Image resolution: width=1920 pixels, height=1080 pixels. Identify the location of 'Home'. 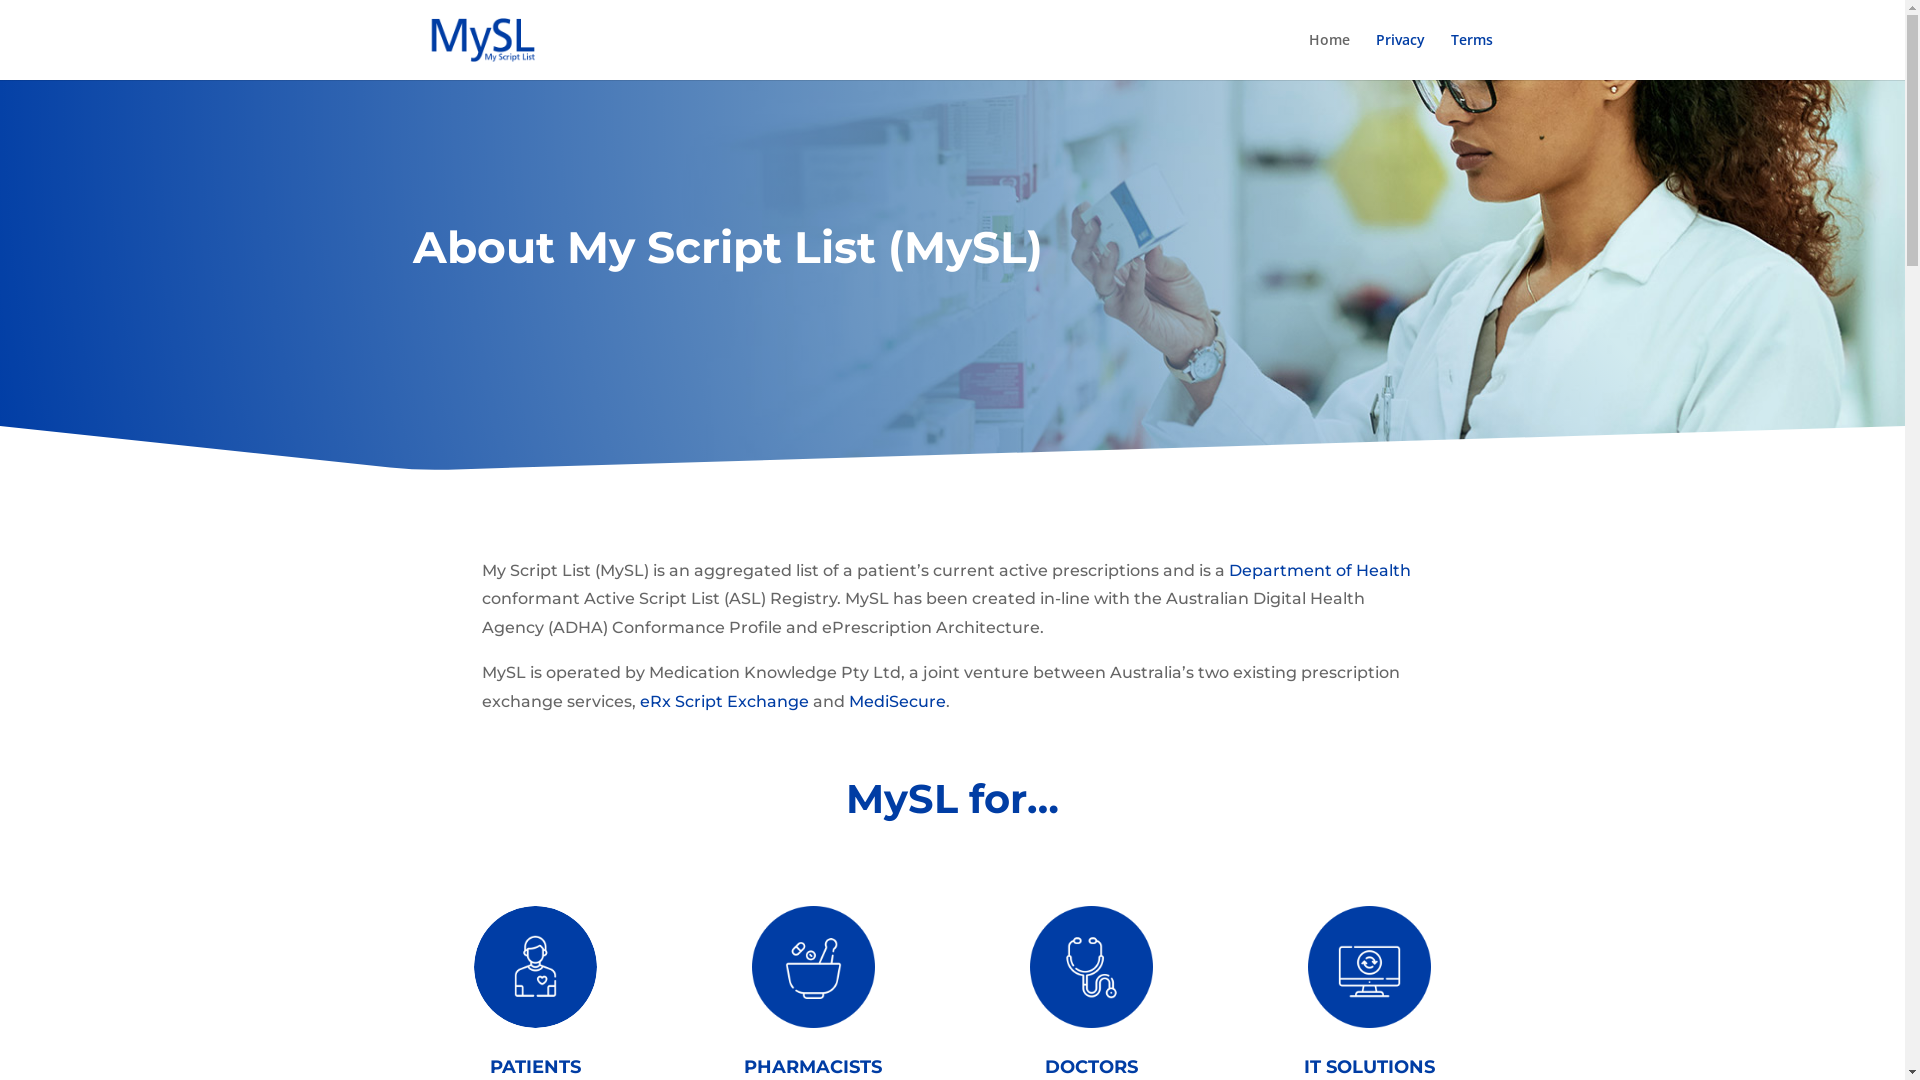
(1308, 55).